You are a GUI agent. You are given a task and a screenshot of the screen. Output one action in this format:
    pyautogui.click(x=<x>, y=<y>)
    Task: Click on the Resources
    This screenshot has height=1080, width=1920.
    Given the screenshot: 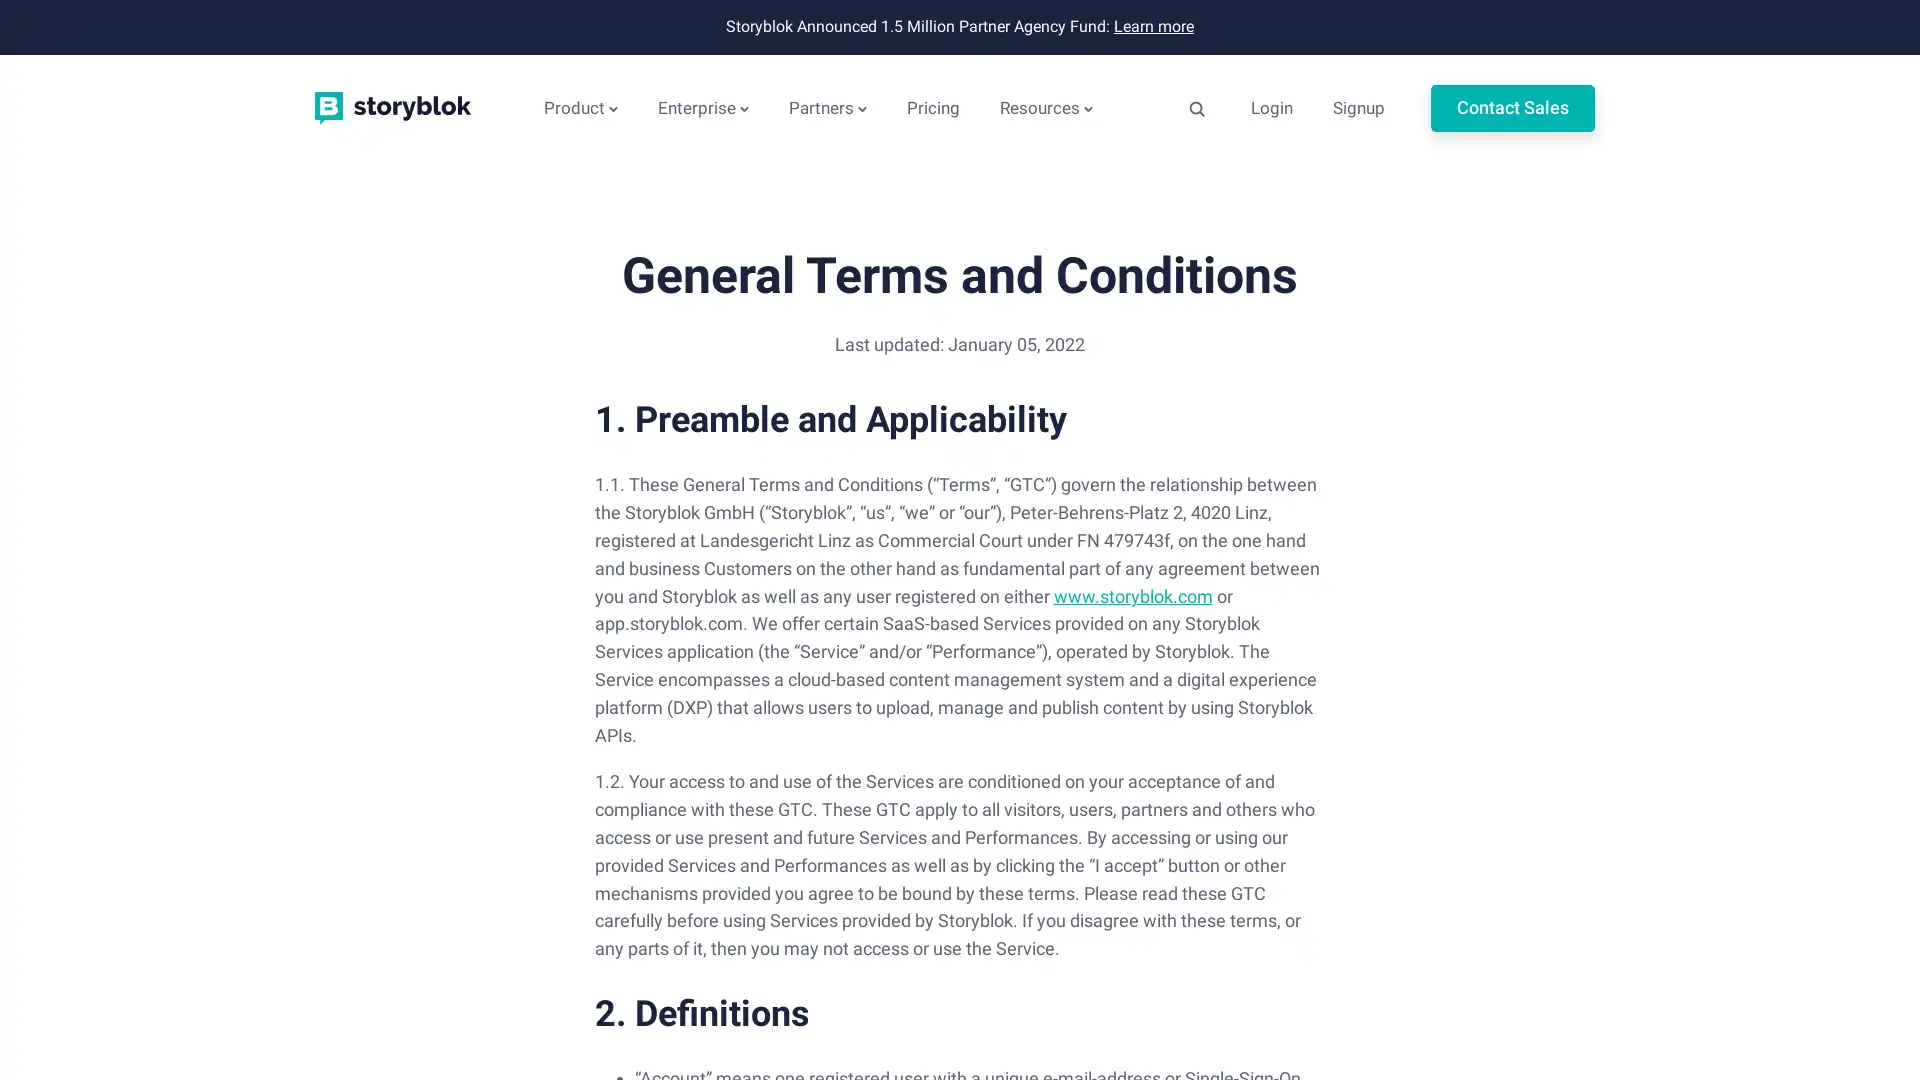 What is the action you would take?
    pyautogui.click(x=1045, y=108)
    